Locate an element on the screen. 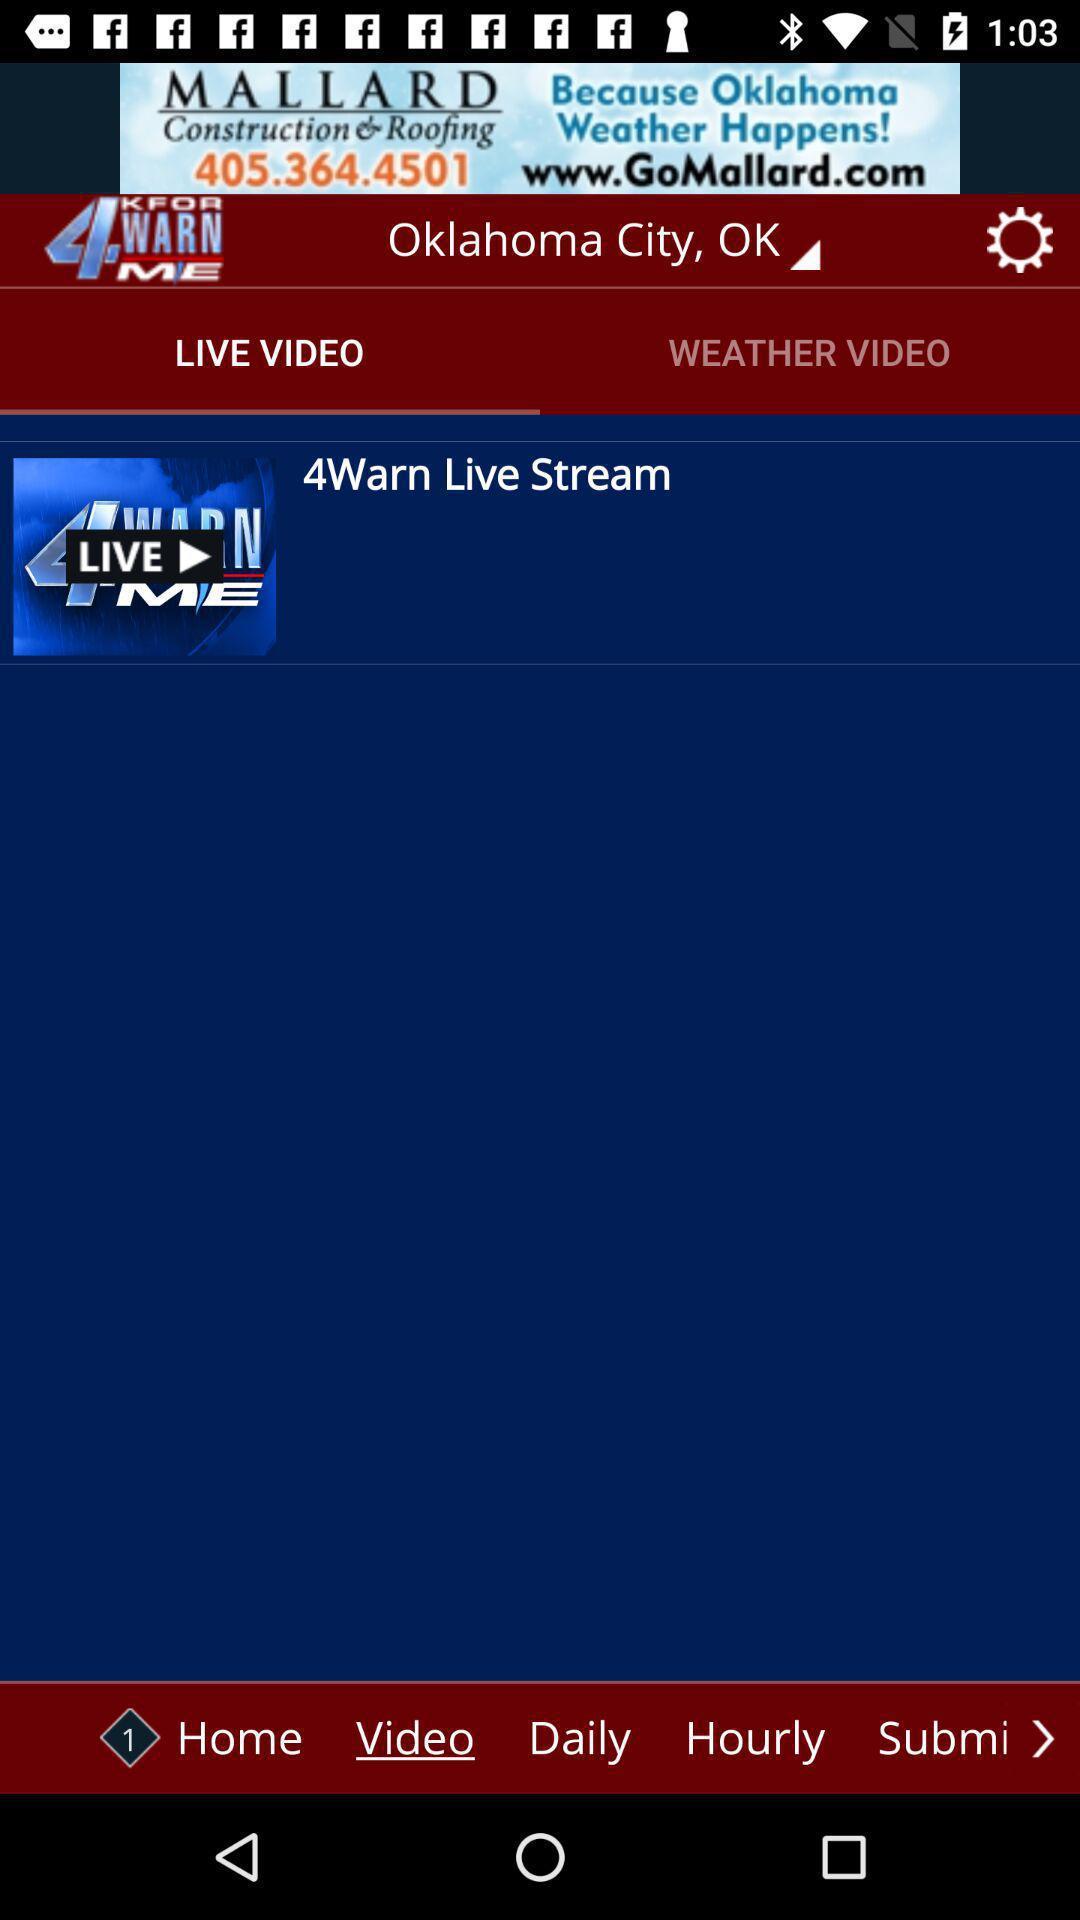  item next to oklahoma city, ok is located at coordinates (131, 240).